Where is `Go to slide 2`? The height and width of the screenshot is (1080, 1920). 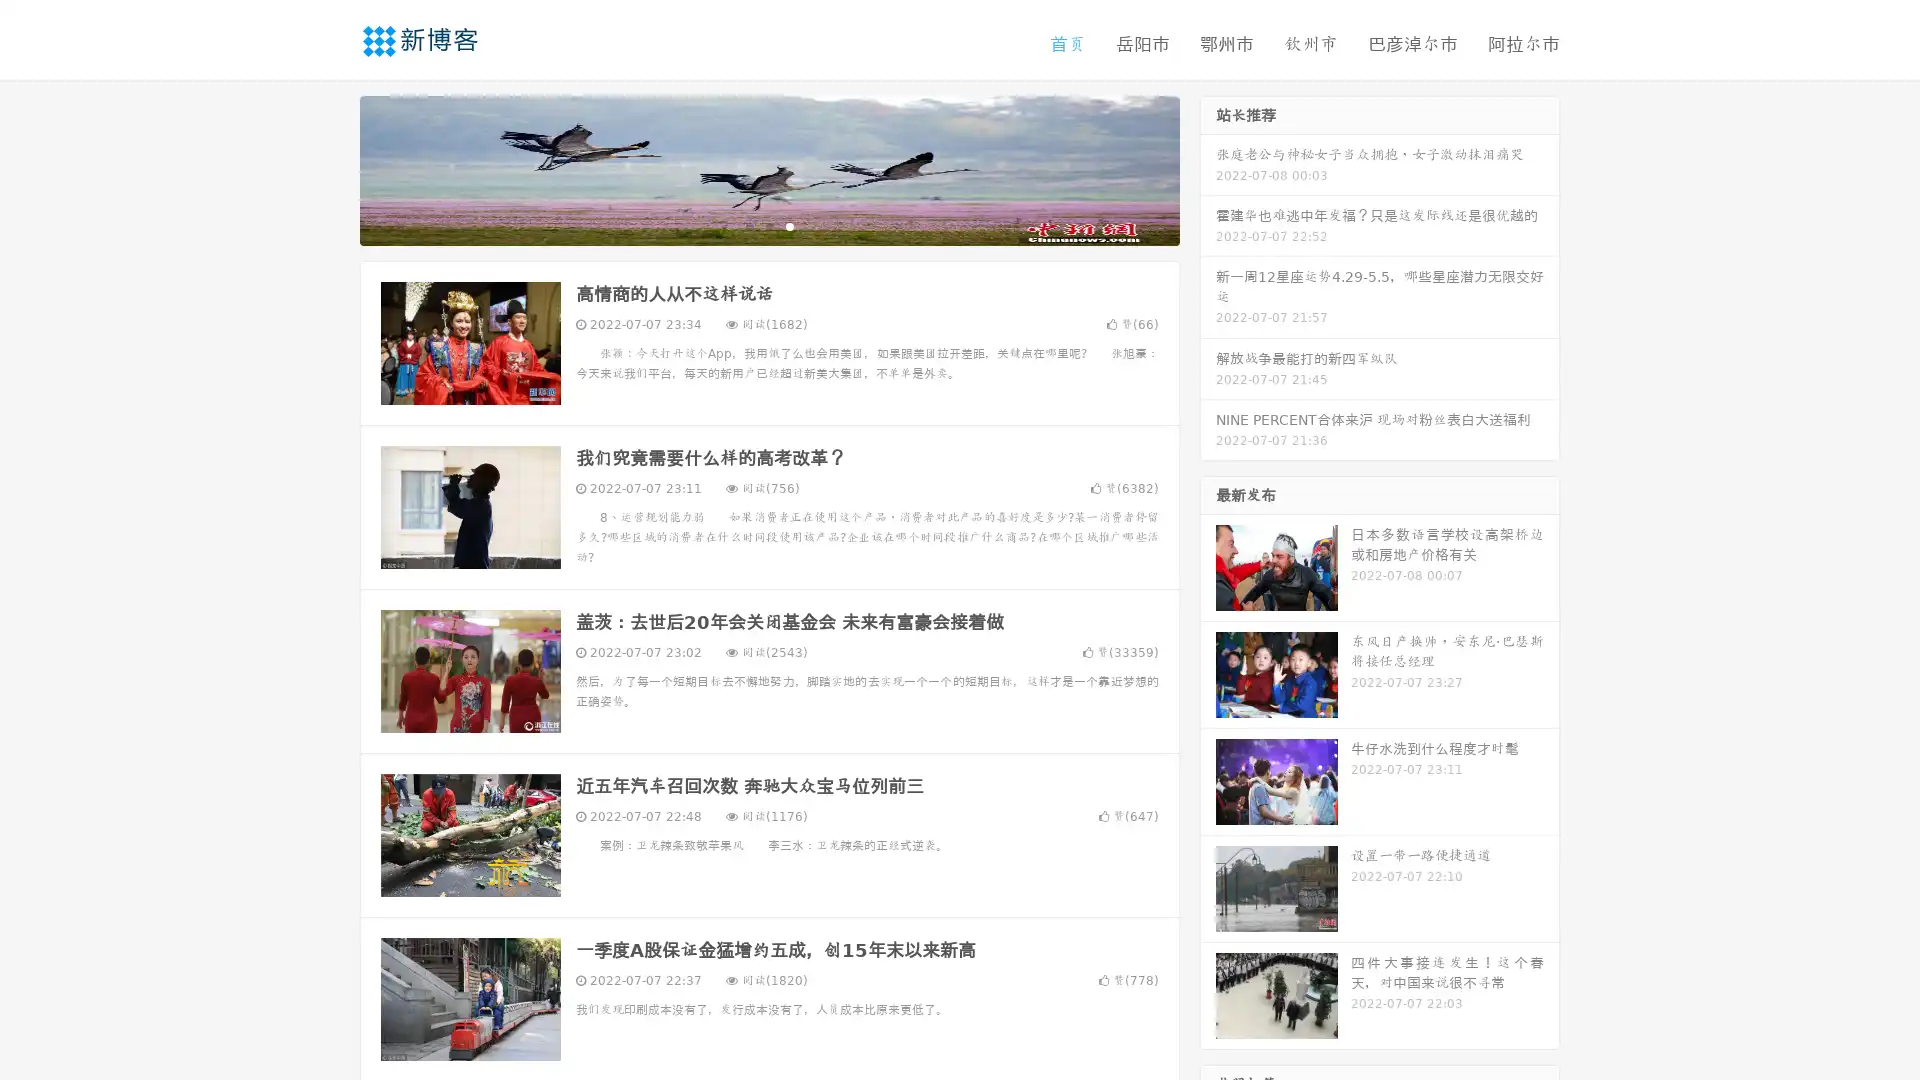
Go to slide 2 is located at coordinates (768, 225).